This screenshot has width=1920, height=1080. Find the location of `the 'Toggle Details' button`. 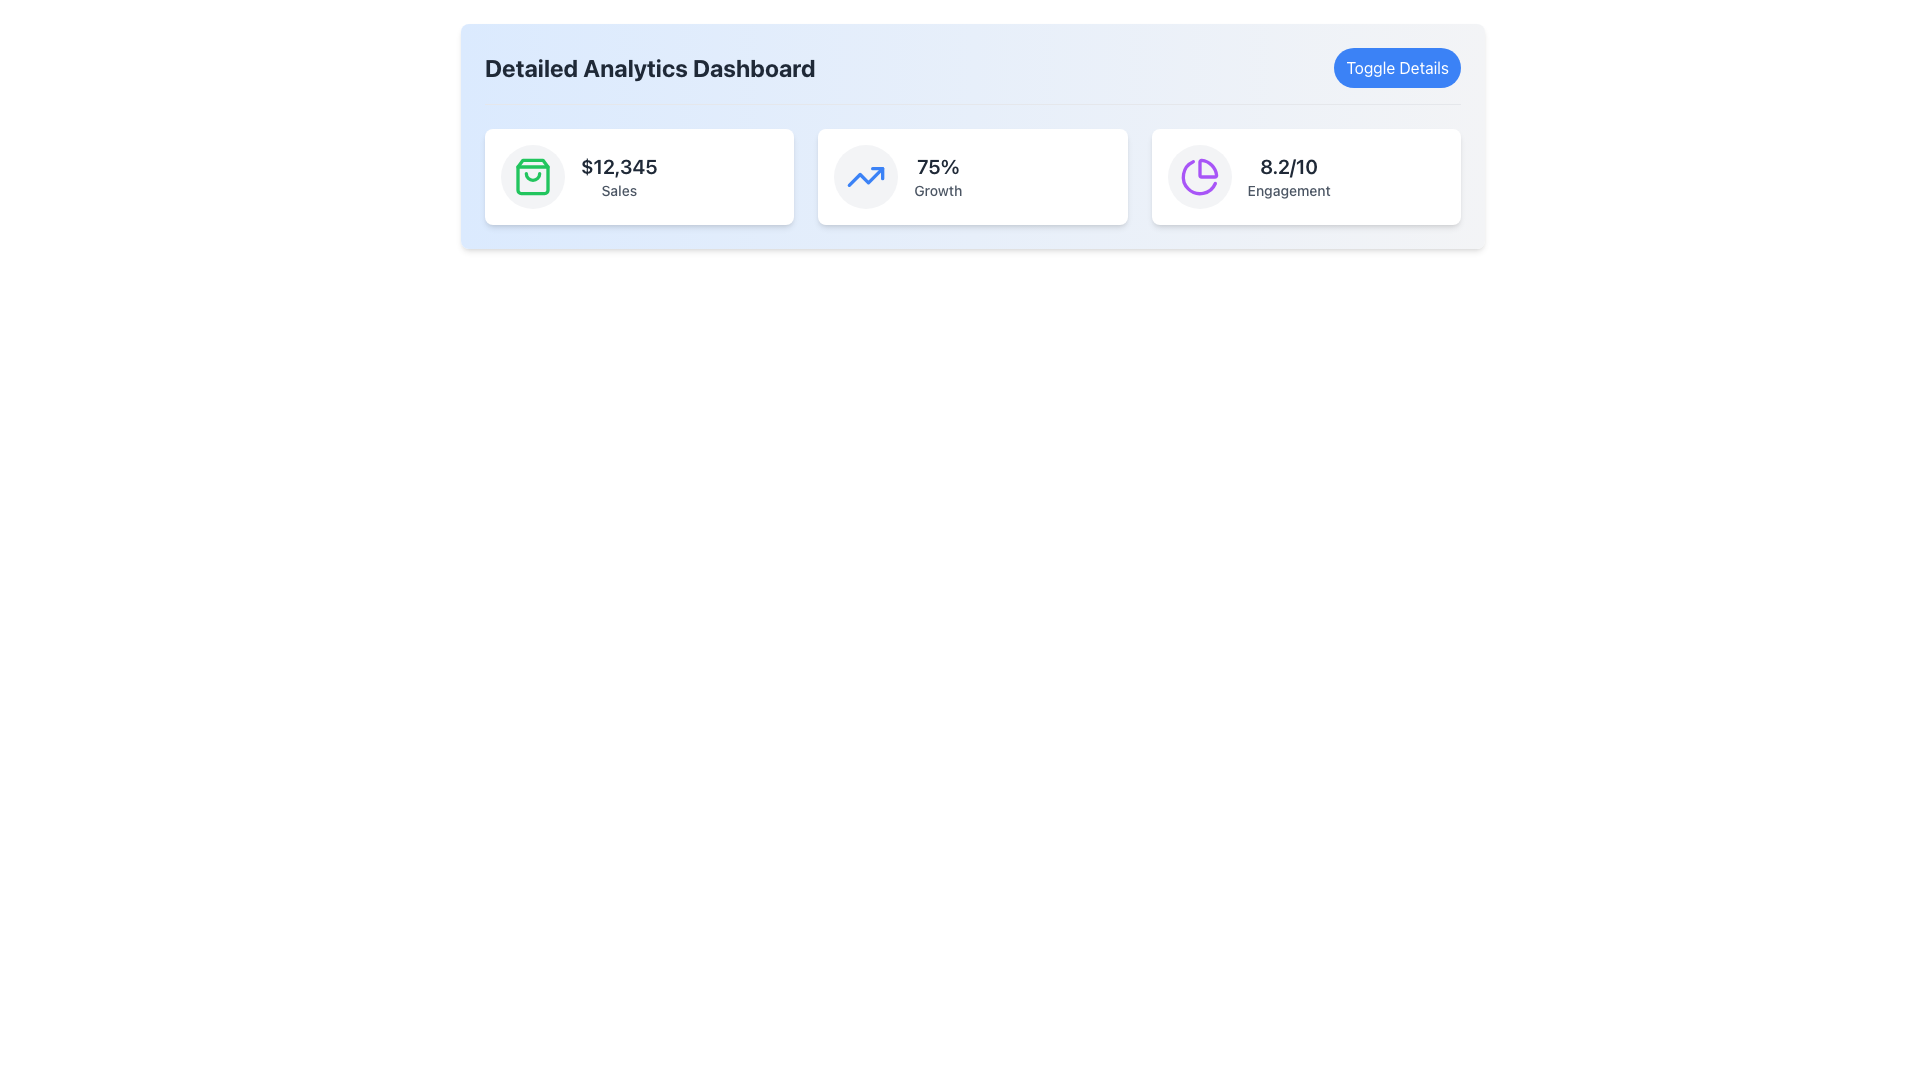

the 'Toggle Details' button is located at coordinates (1396, 67).